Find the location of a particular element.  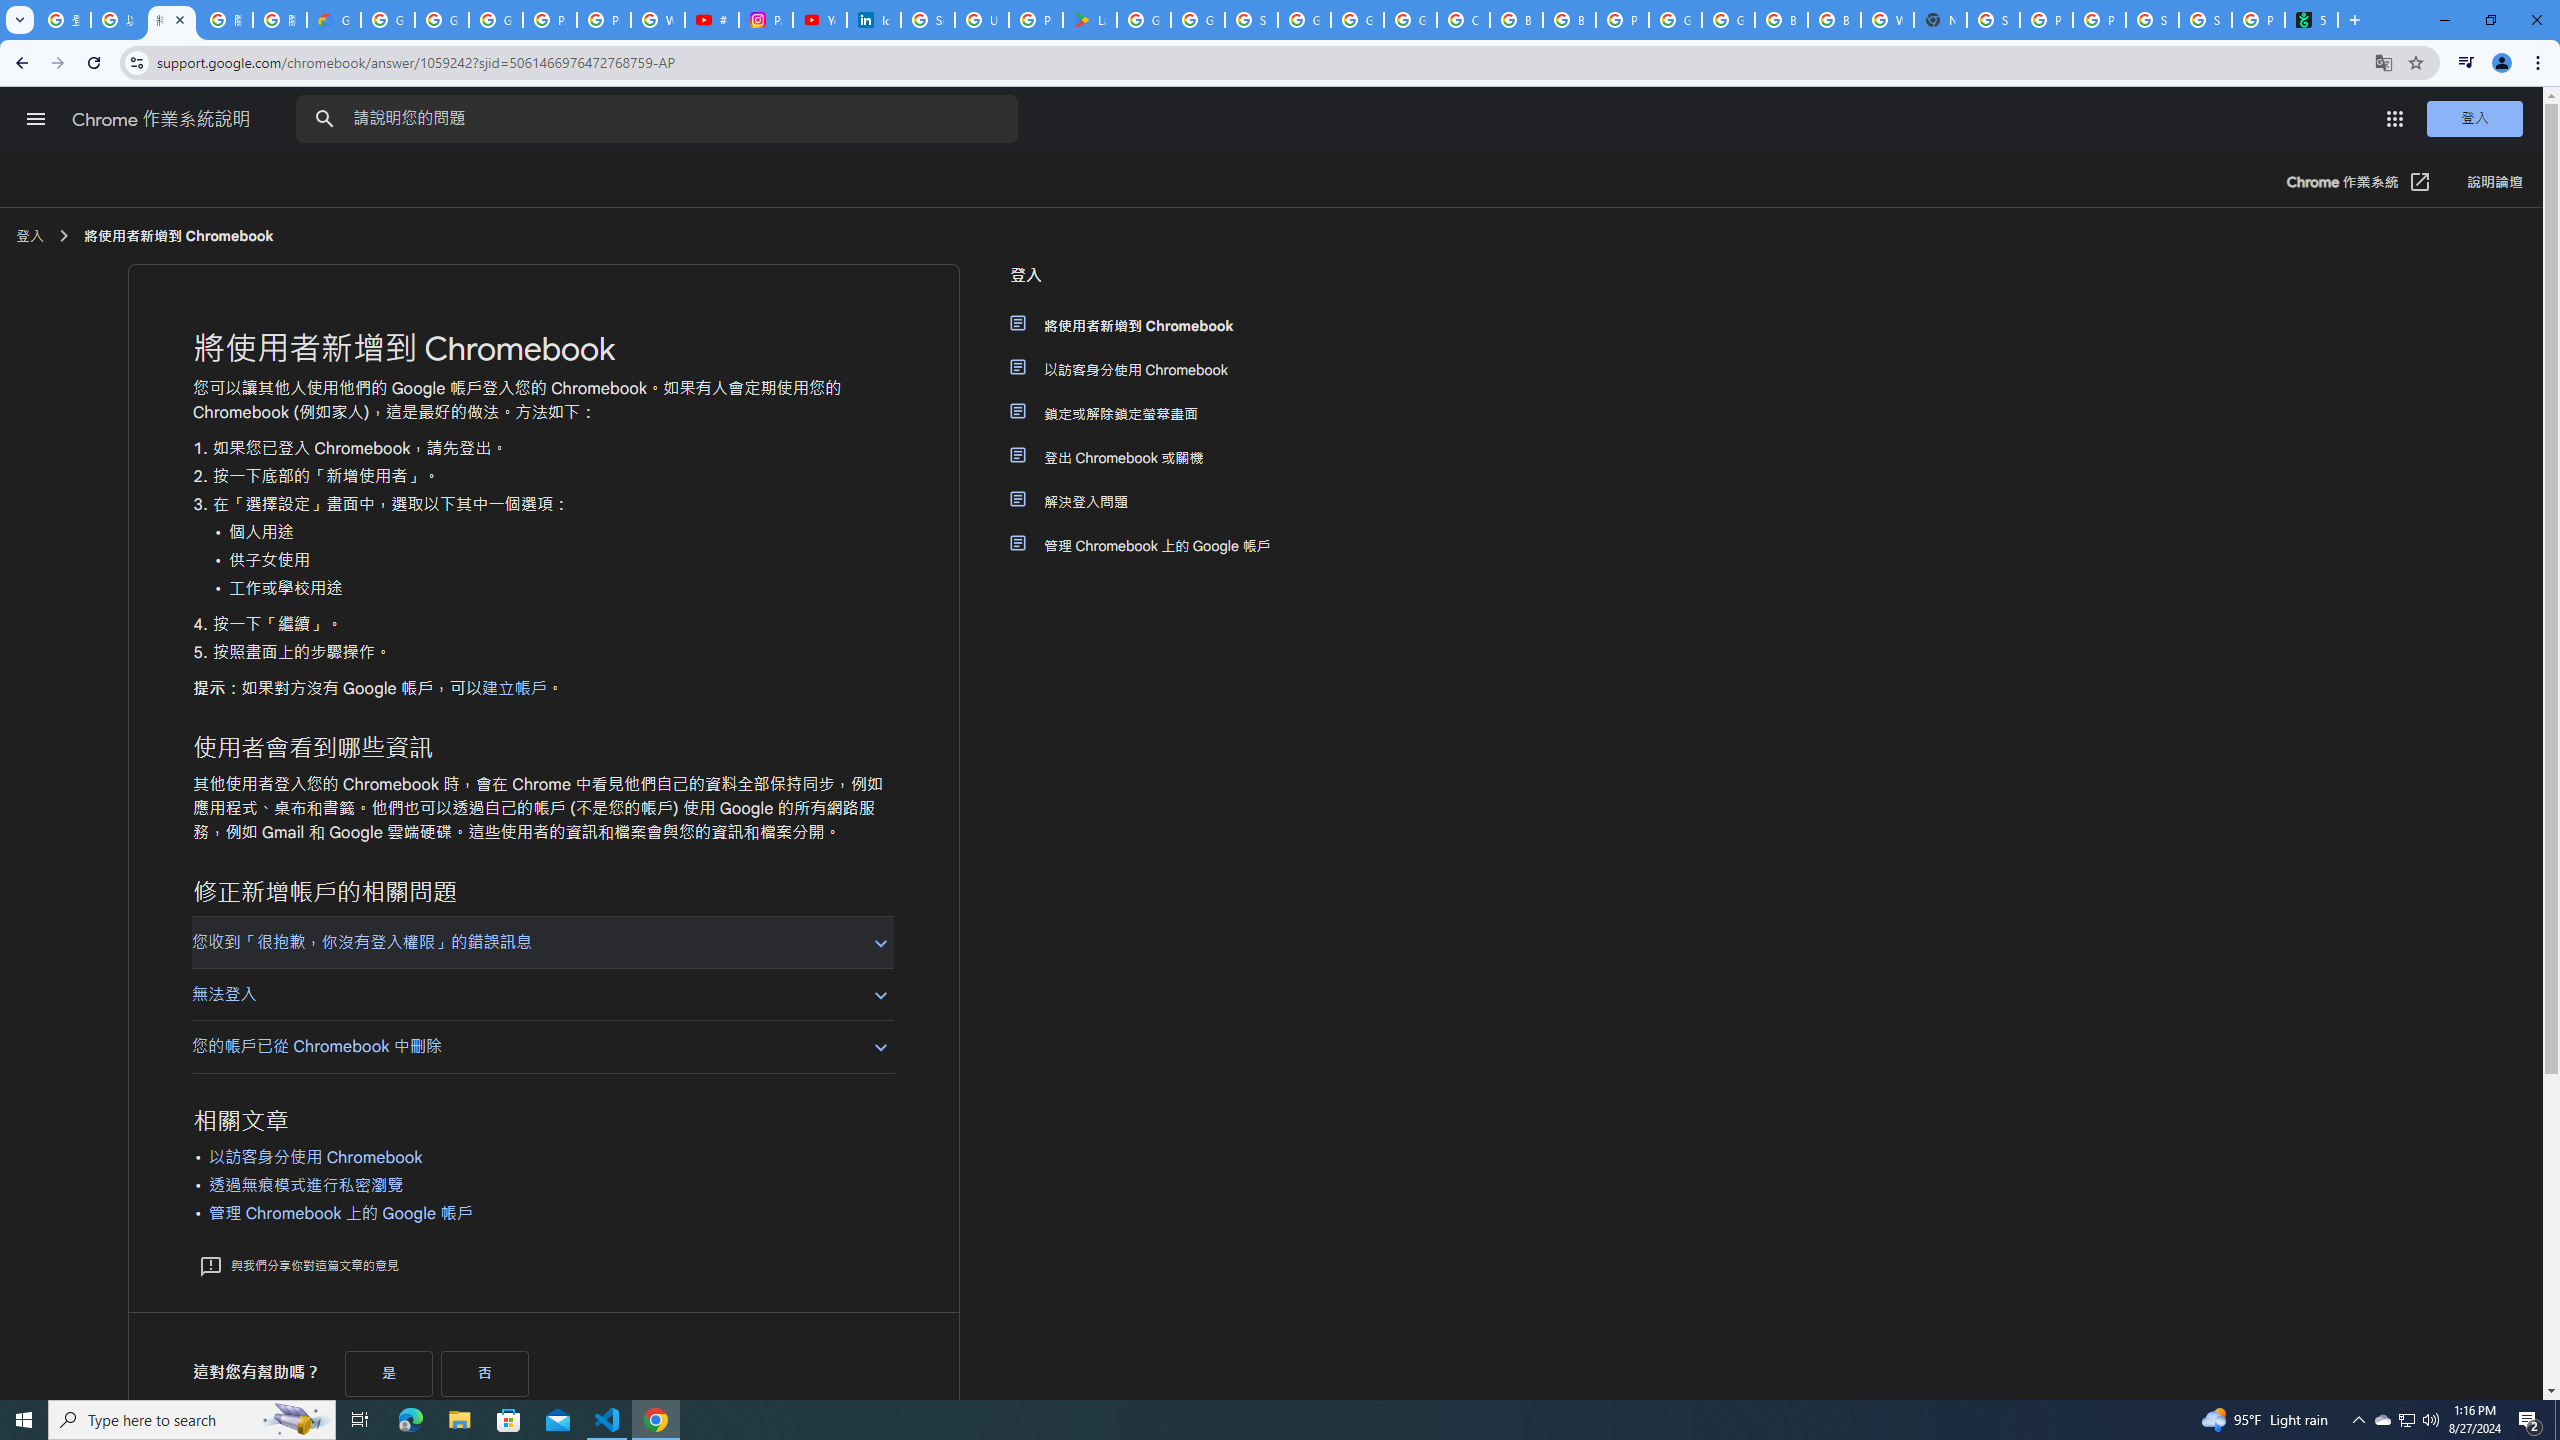

'New Tab' is located at coordinates (2352, 19).